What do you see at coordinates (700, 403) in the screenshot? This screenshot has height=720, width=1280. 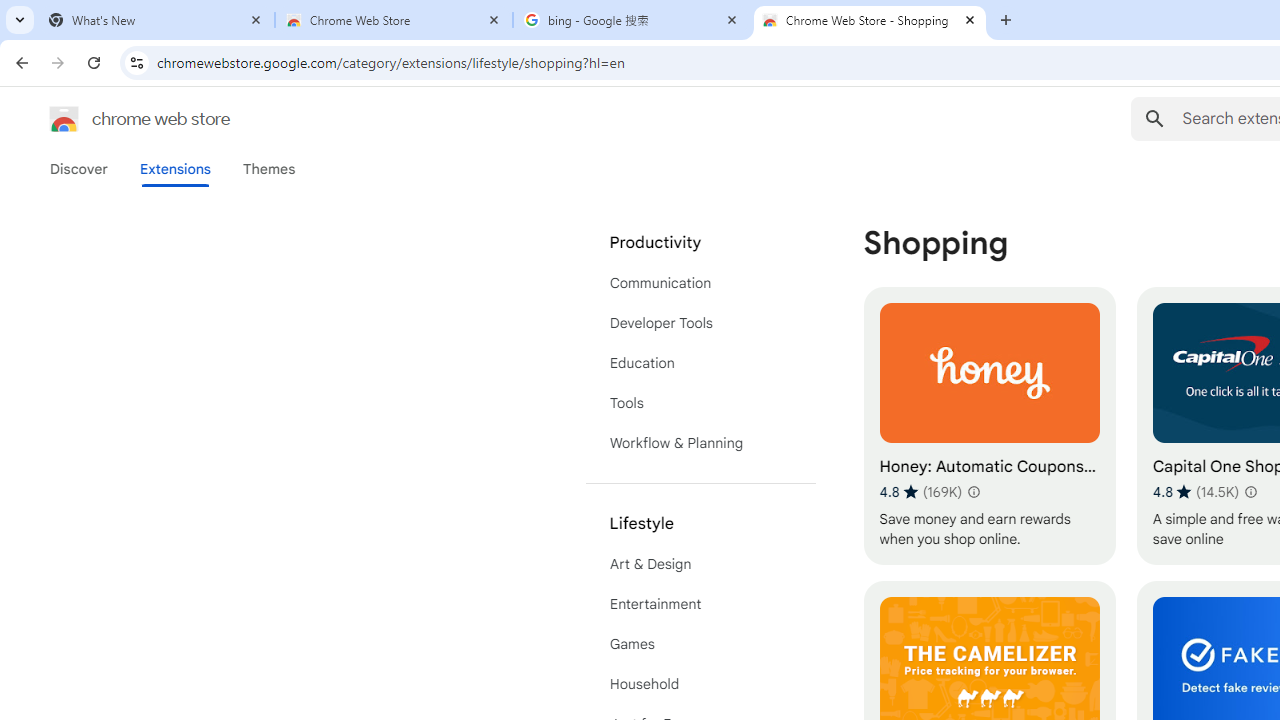 I see `'Tools'` at bounding box center [700, 403].